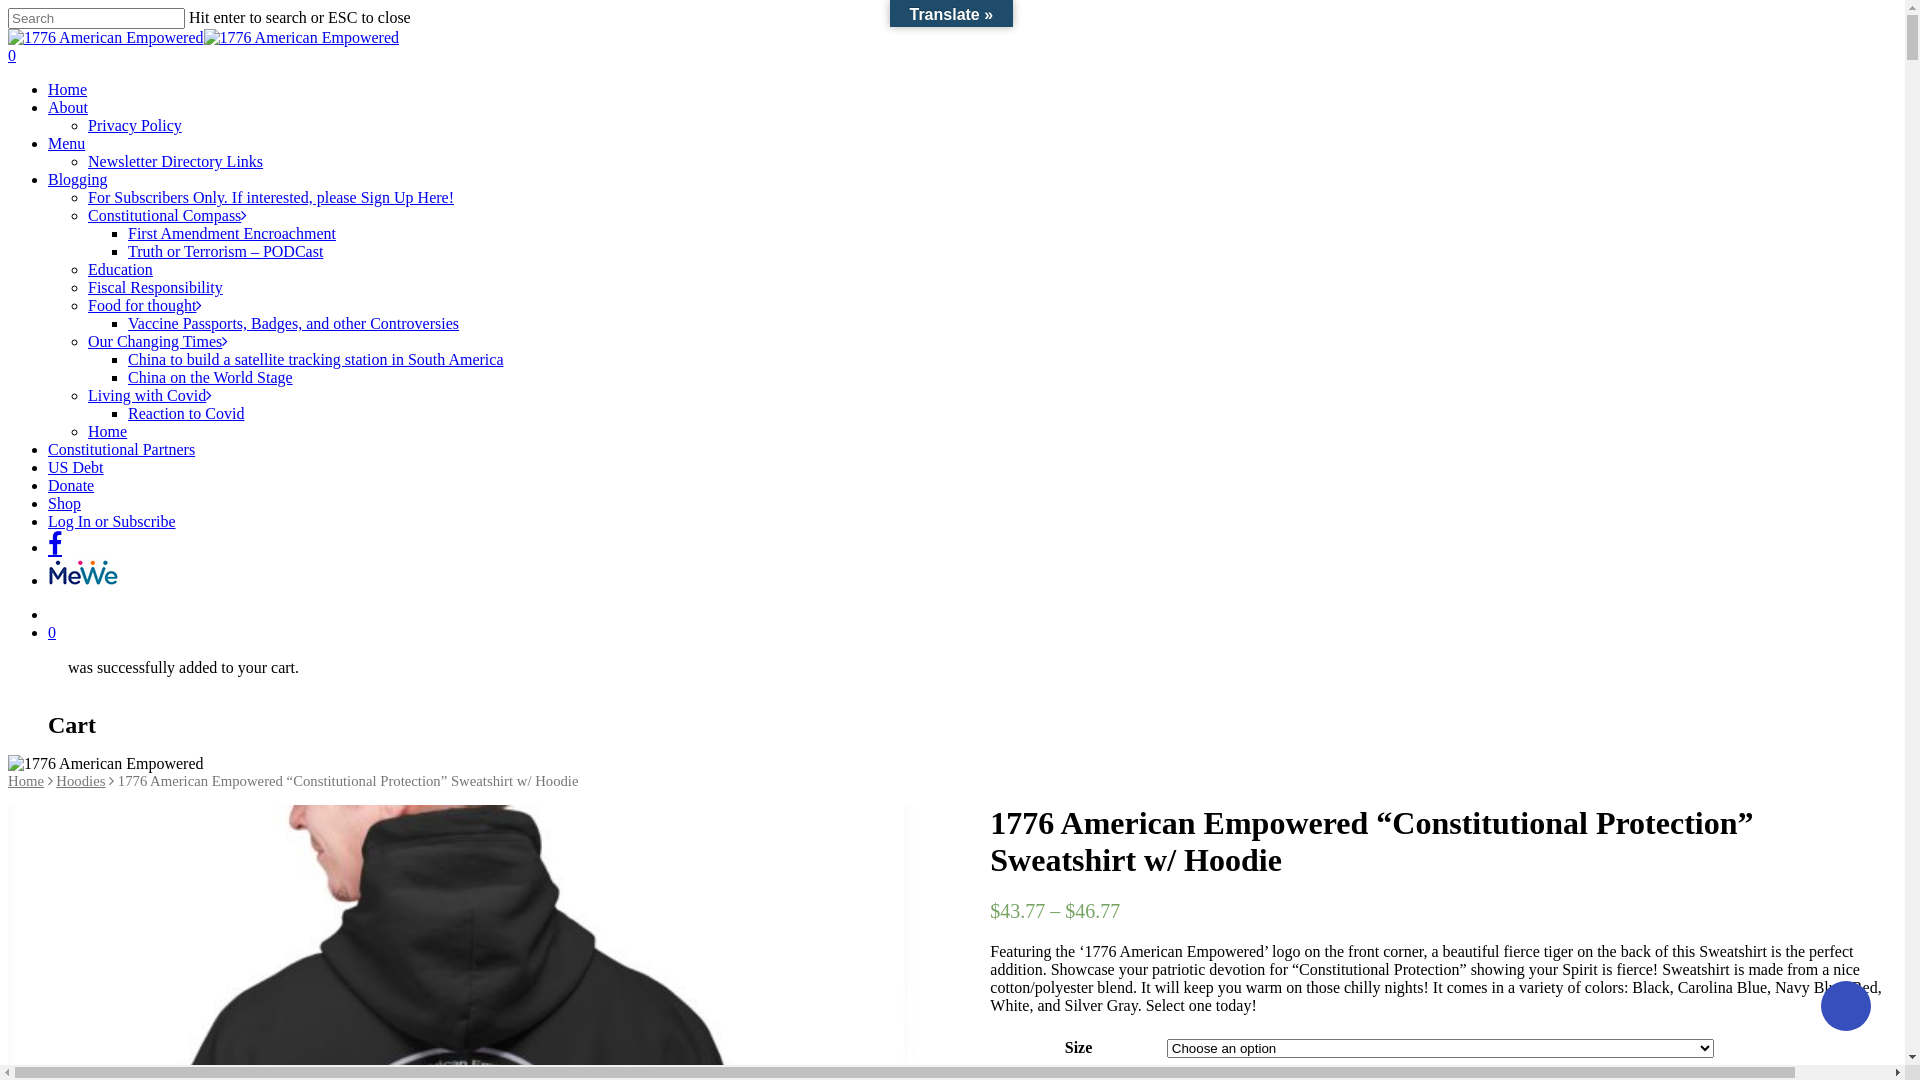 This screenshot has width=1920, height=1080. Describe the element at coordinates (64, 502) in the screenshot. I see `'Shop'` at that location.